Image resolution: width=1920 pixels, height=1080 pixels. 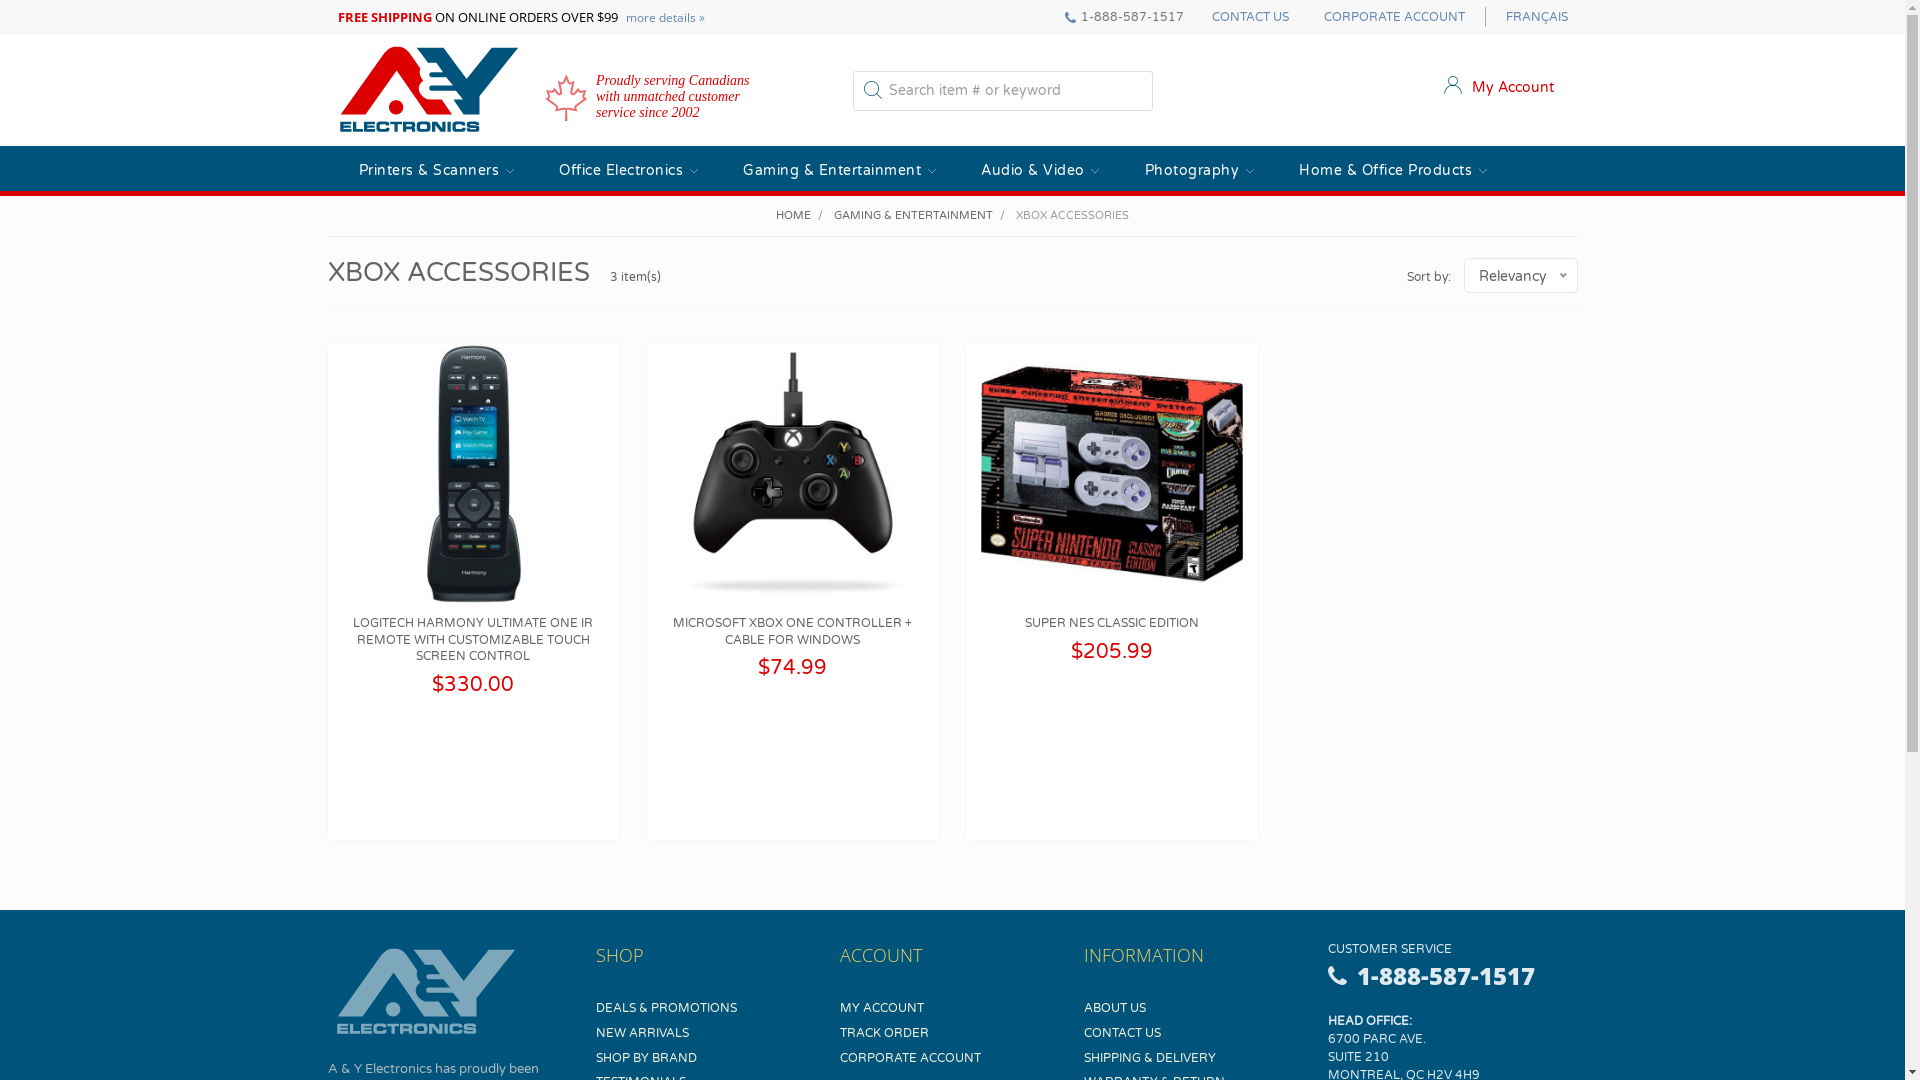 What do you see at coordinates (831, 169) in the screenshot?
I see `'Gaming & Entertainment'` at bounding box center [831, 169].